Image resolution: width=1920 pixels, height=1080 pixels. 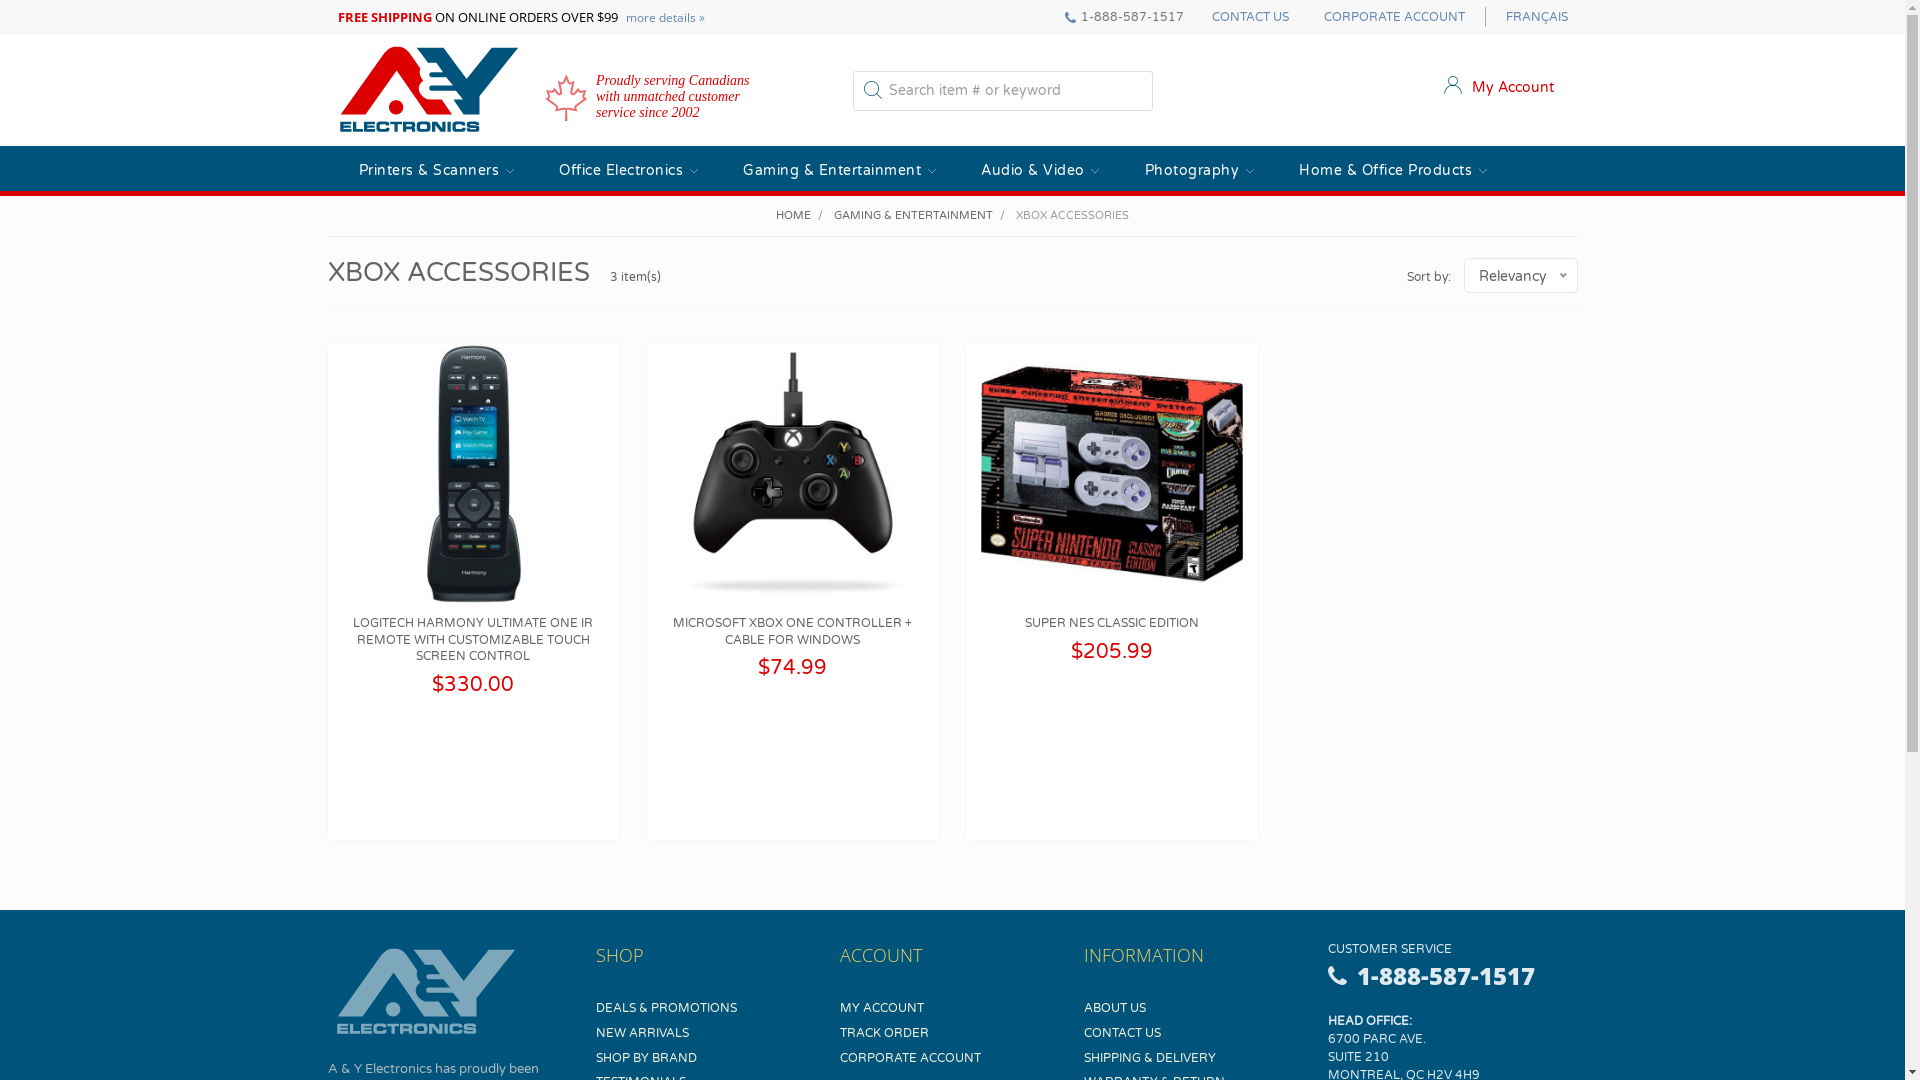 What do you see at coordinates (831, 169) in the screenshot?
I see `'Gaming & Entertainment'` at bounding box center [831, 169].